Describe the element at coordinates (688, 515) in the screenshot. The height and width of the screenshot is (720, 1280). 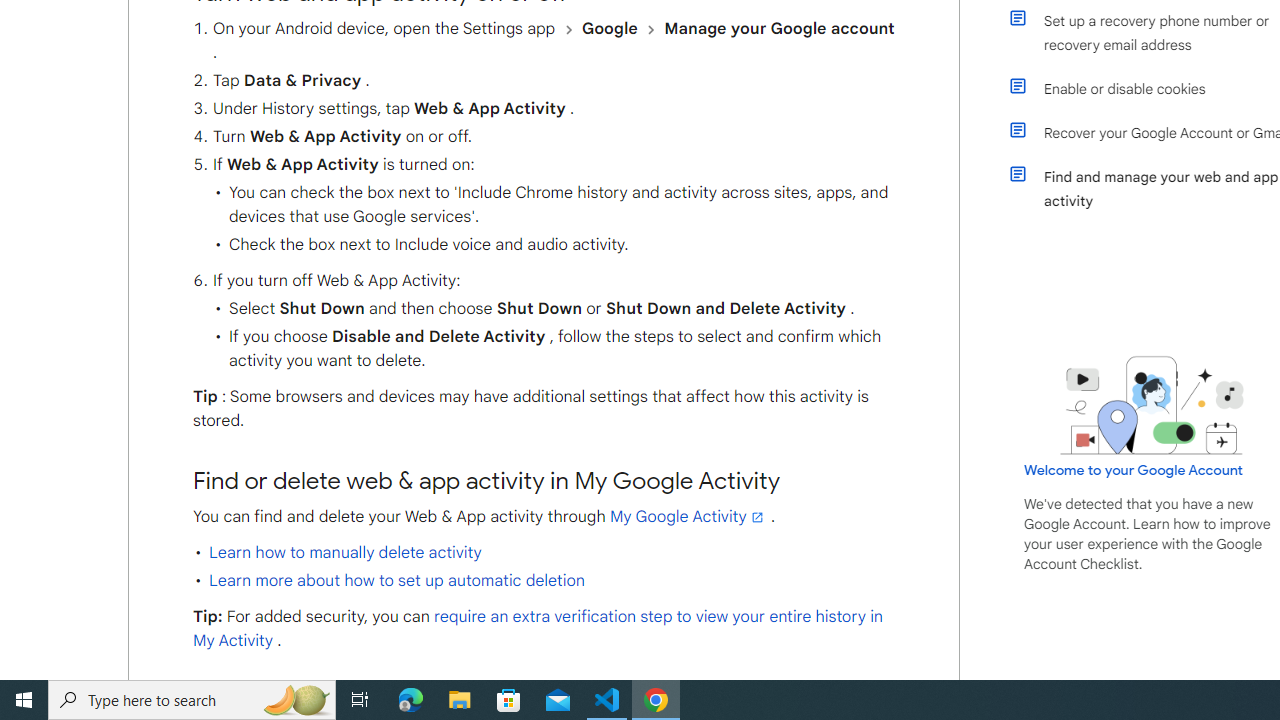
I see `'My Google Activity'` at that location.